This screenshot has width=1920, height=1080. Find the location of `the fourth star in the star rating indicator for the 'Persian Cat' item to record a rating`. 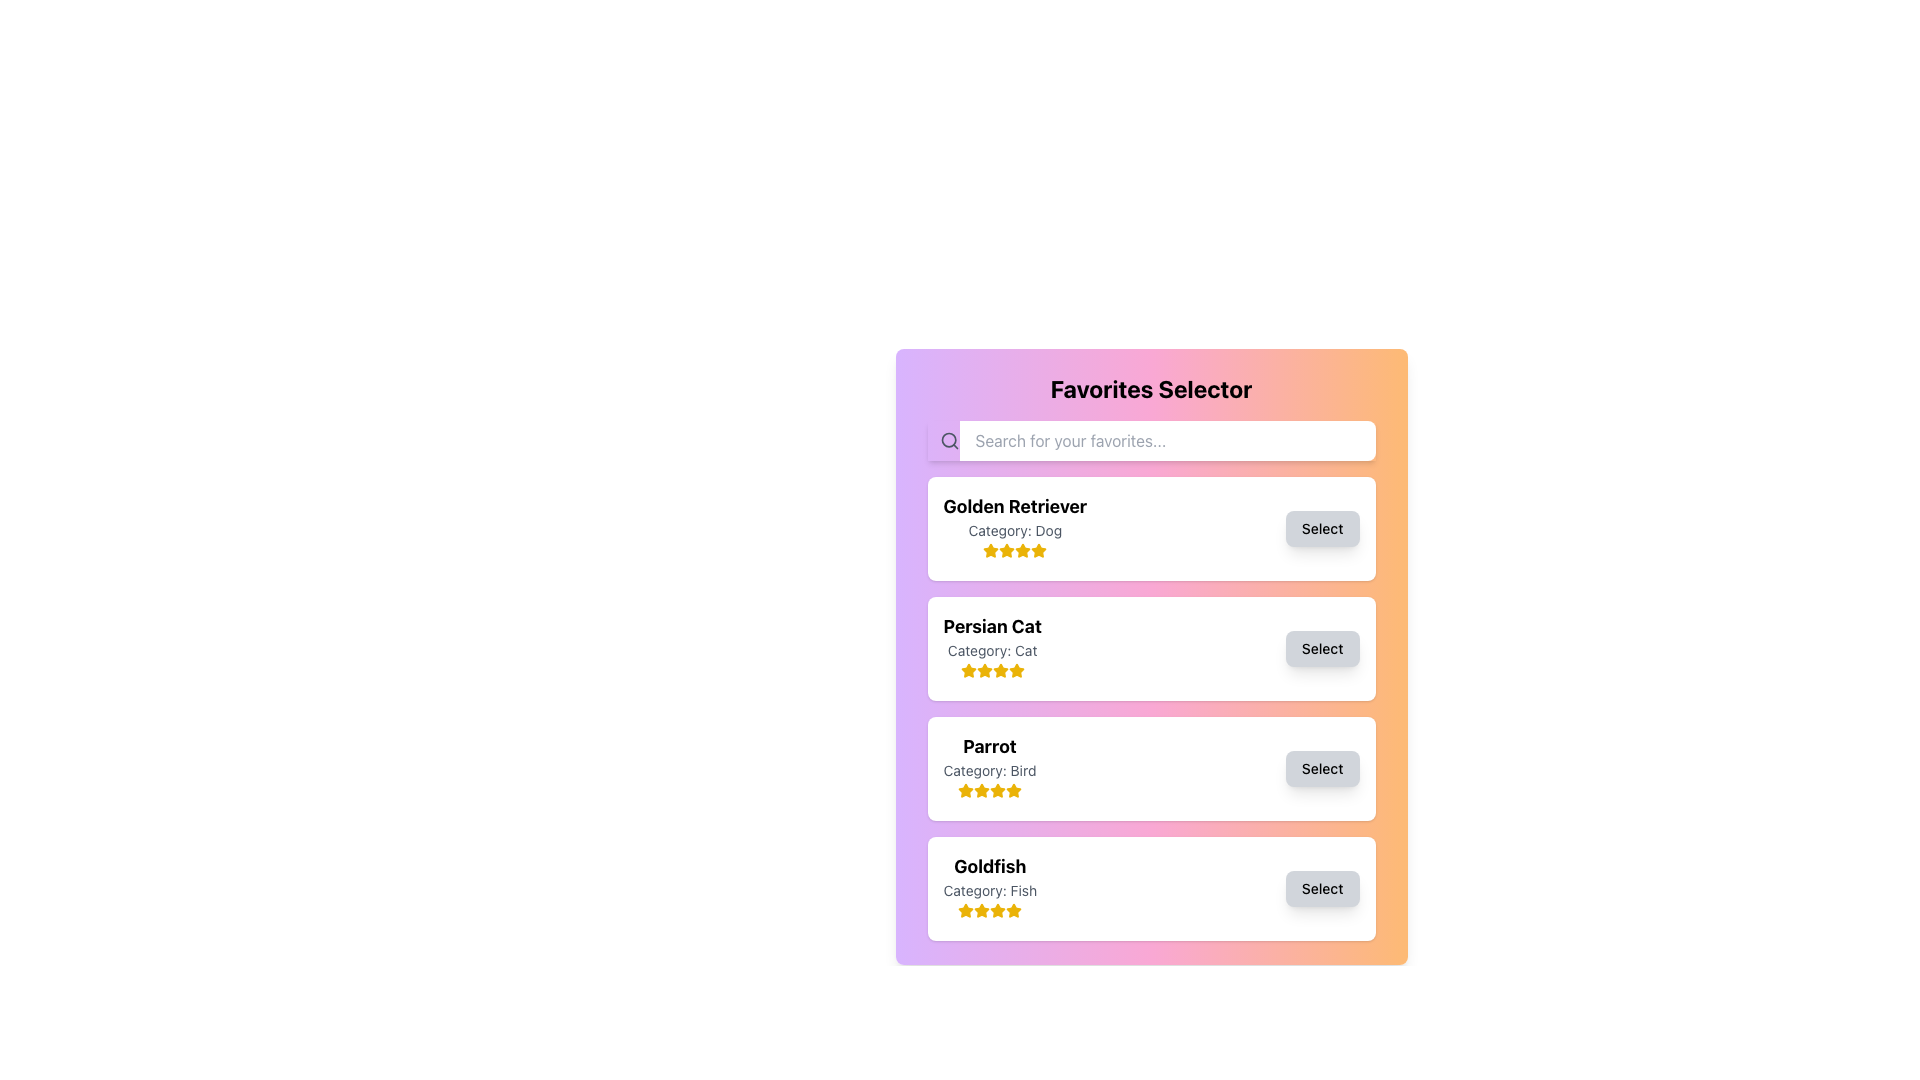

the fourth star in the star rating indicator for the 'Persian Cat' item to record a rating is located at coordinates (999, 671).